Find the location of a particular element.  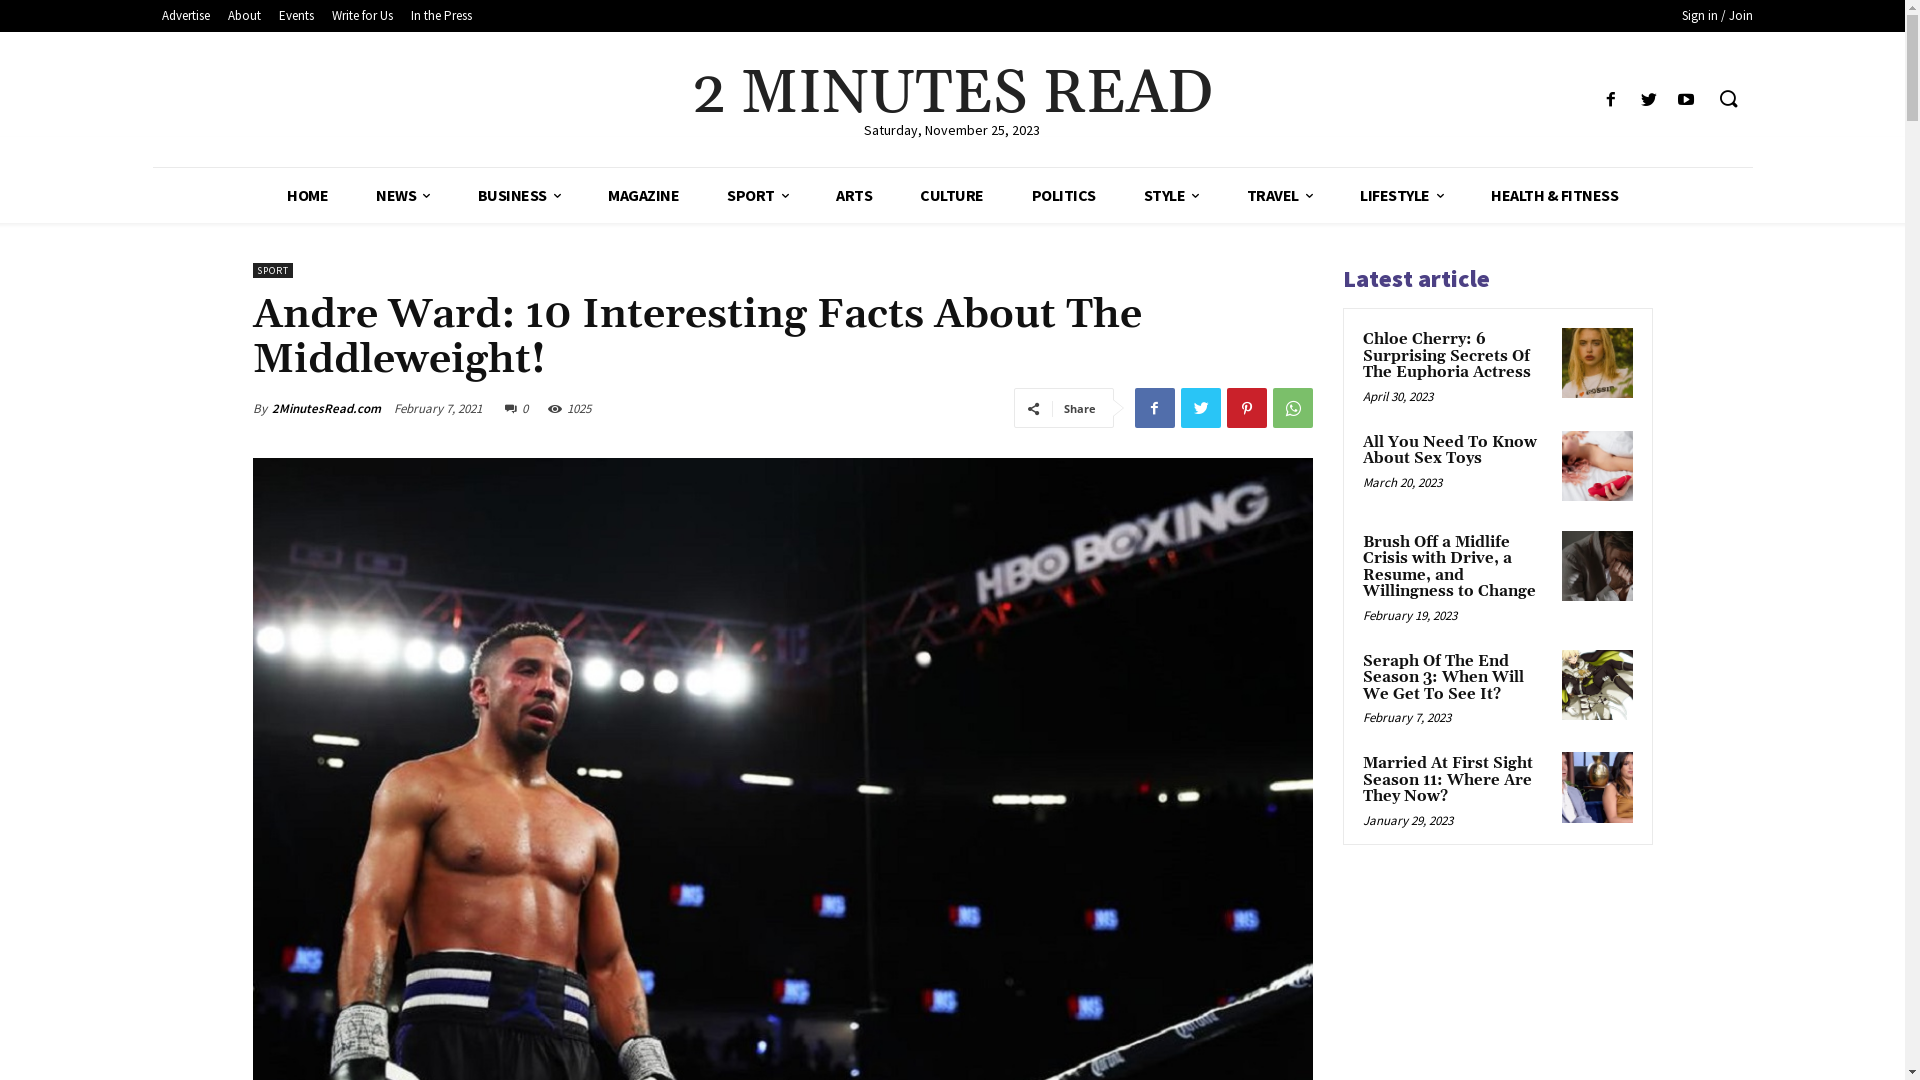

'Sign in / Join' is located at coordinates (1680, 15).